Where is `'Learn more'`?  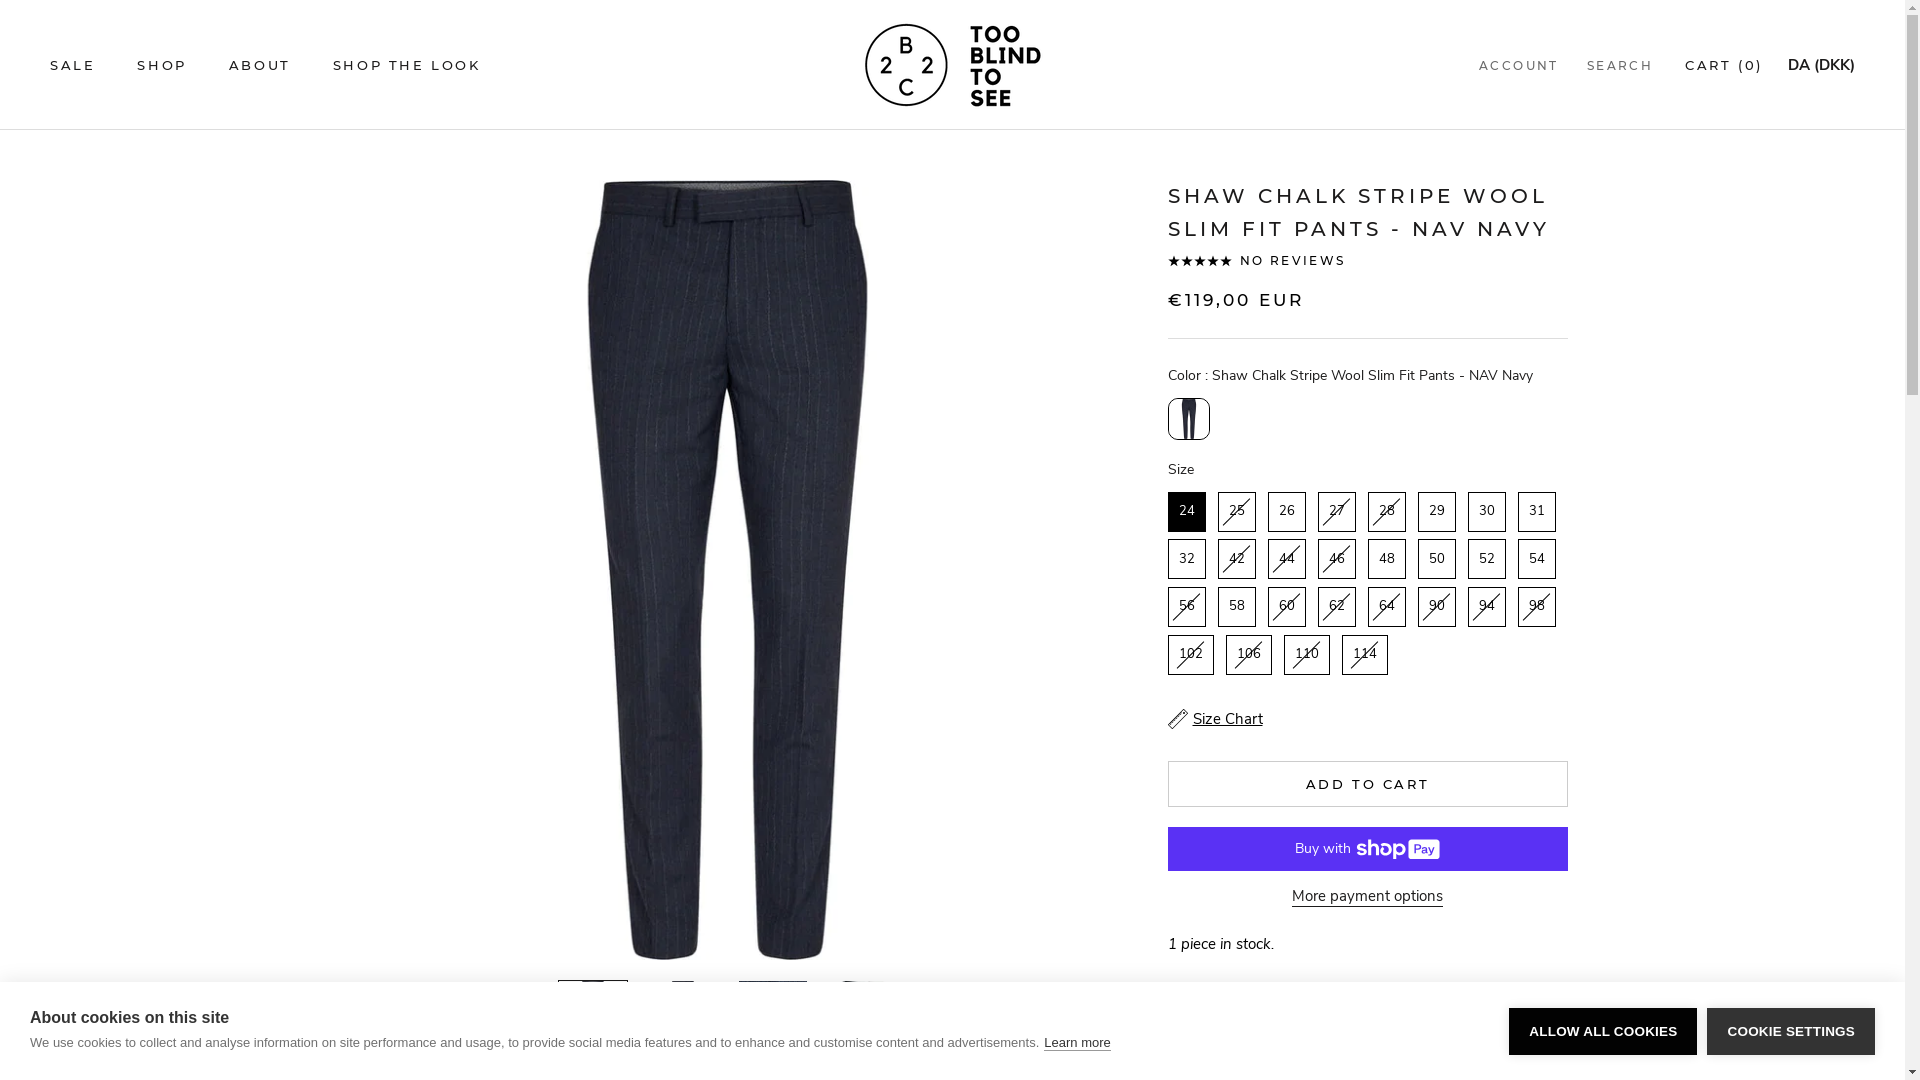 'Learn more' is located at coordinates (1075, 1041).